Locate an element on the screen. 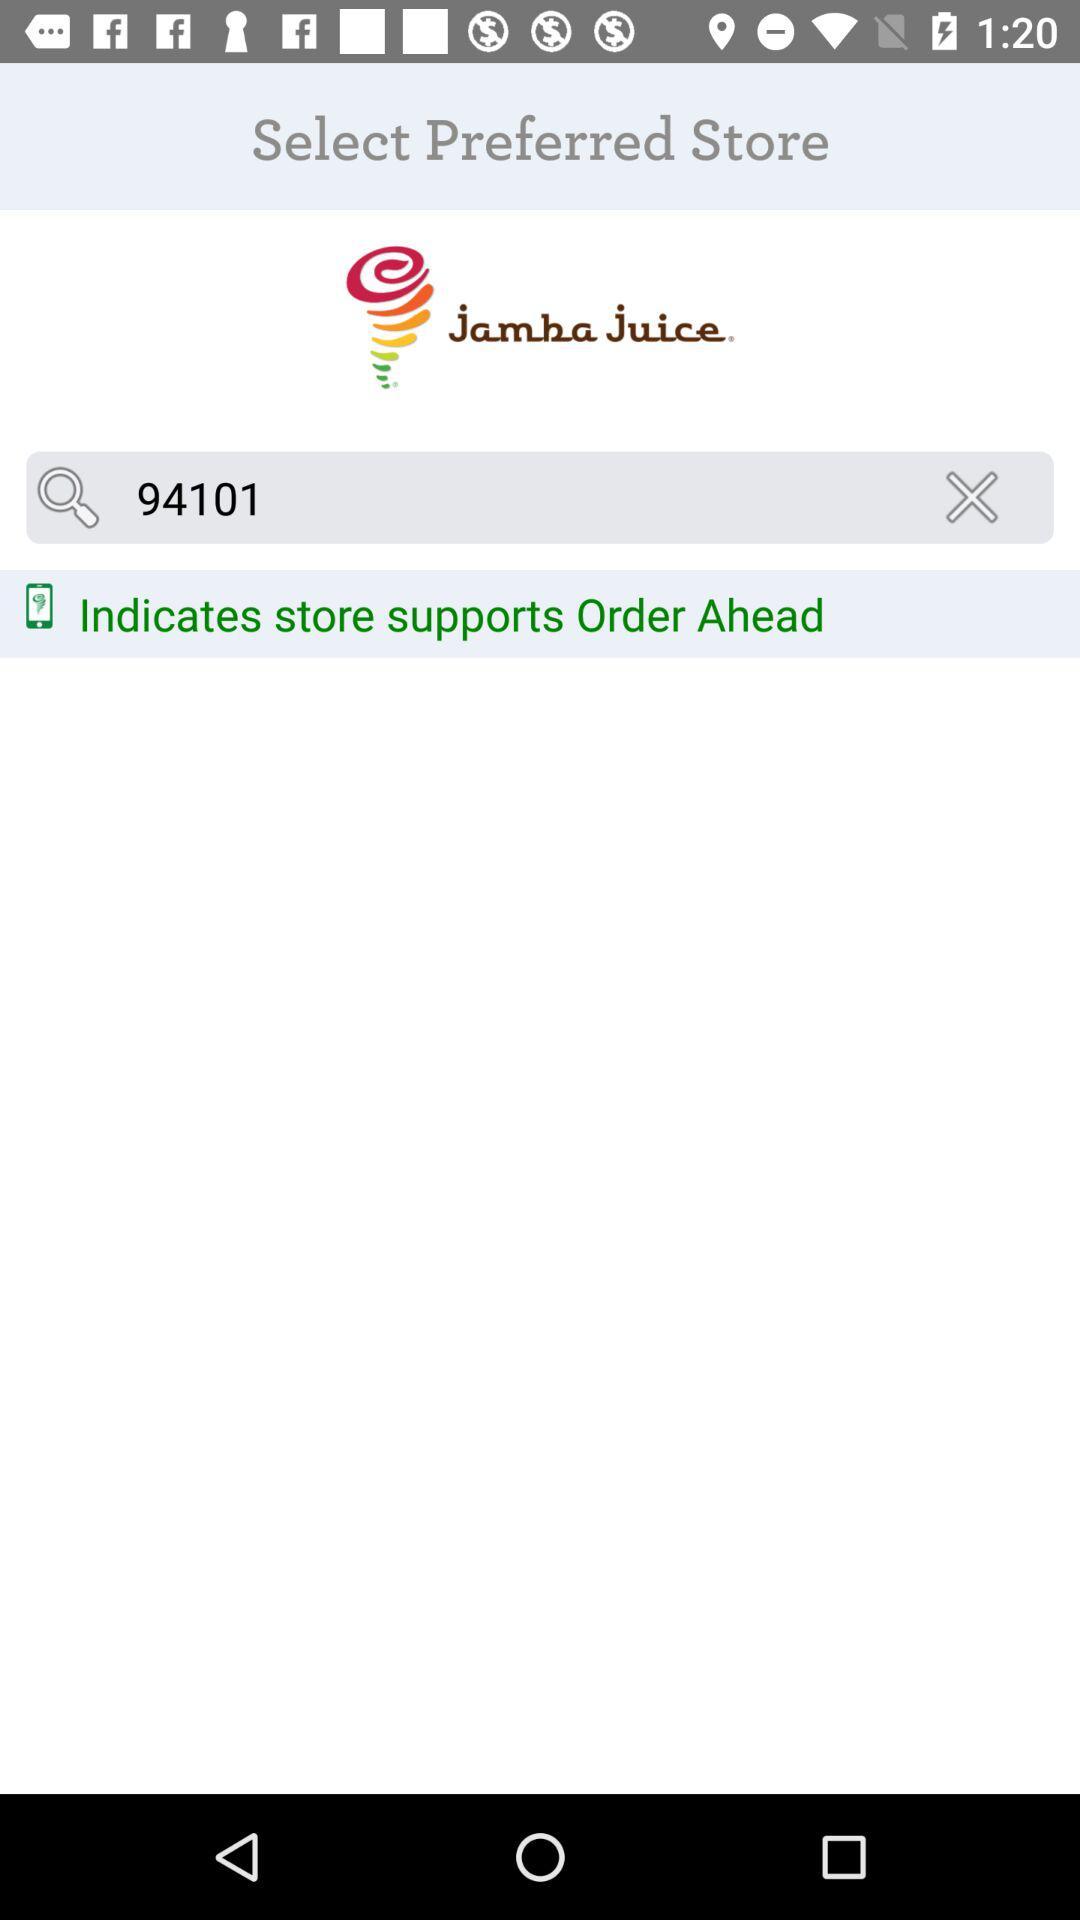  the close icon is located at coordinates (977, 497).